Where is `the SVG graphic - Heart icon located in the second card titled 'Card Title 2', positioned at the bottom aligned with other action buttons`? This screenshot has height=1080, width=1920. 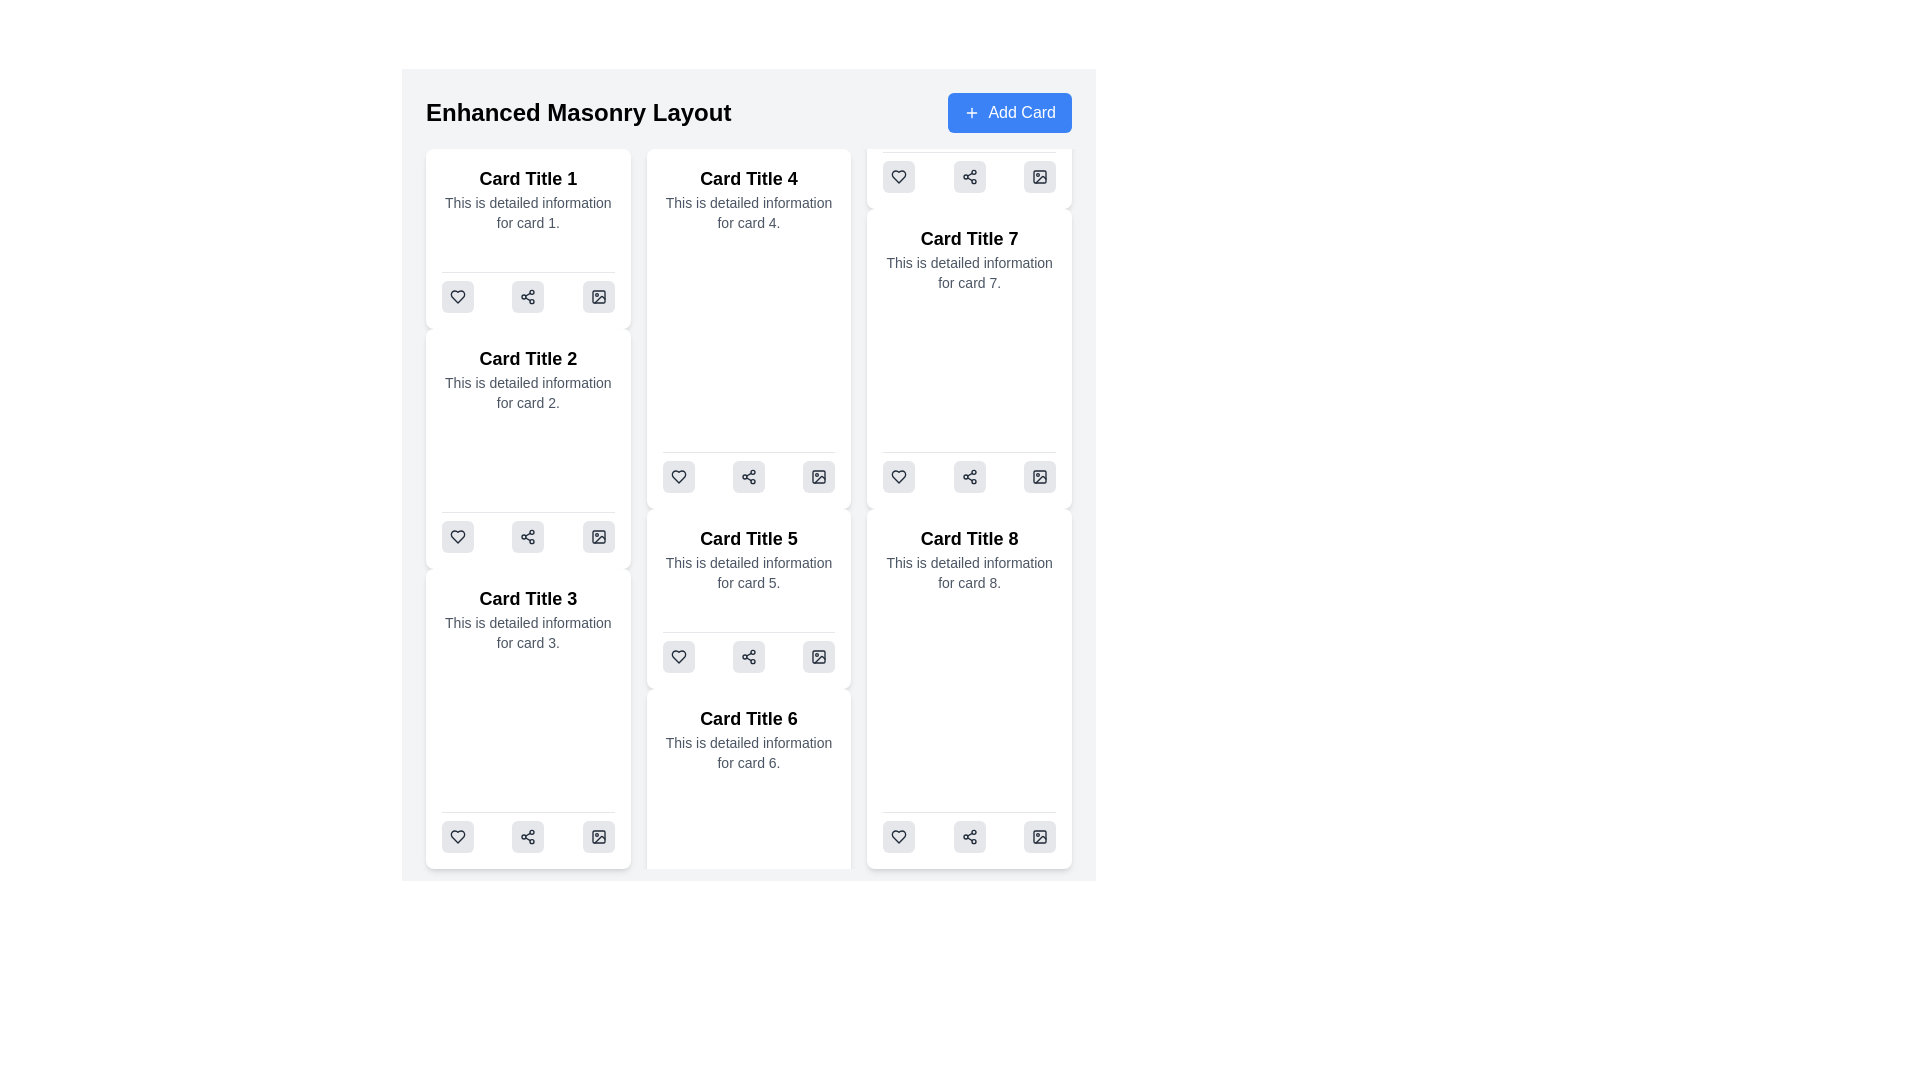
the SVG graphic - Heart icon located in the second card titled 'Card Title 2', positioned at the bottom aligned with other action buttons is located at coordinates (456, 535).